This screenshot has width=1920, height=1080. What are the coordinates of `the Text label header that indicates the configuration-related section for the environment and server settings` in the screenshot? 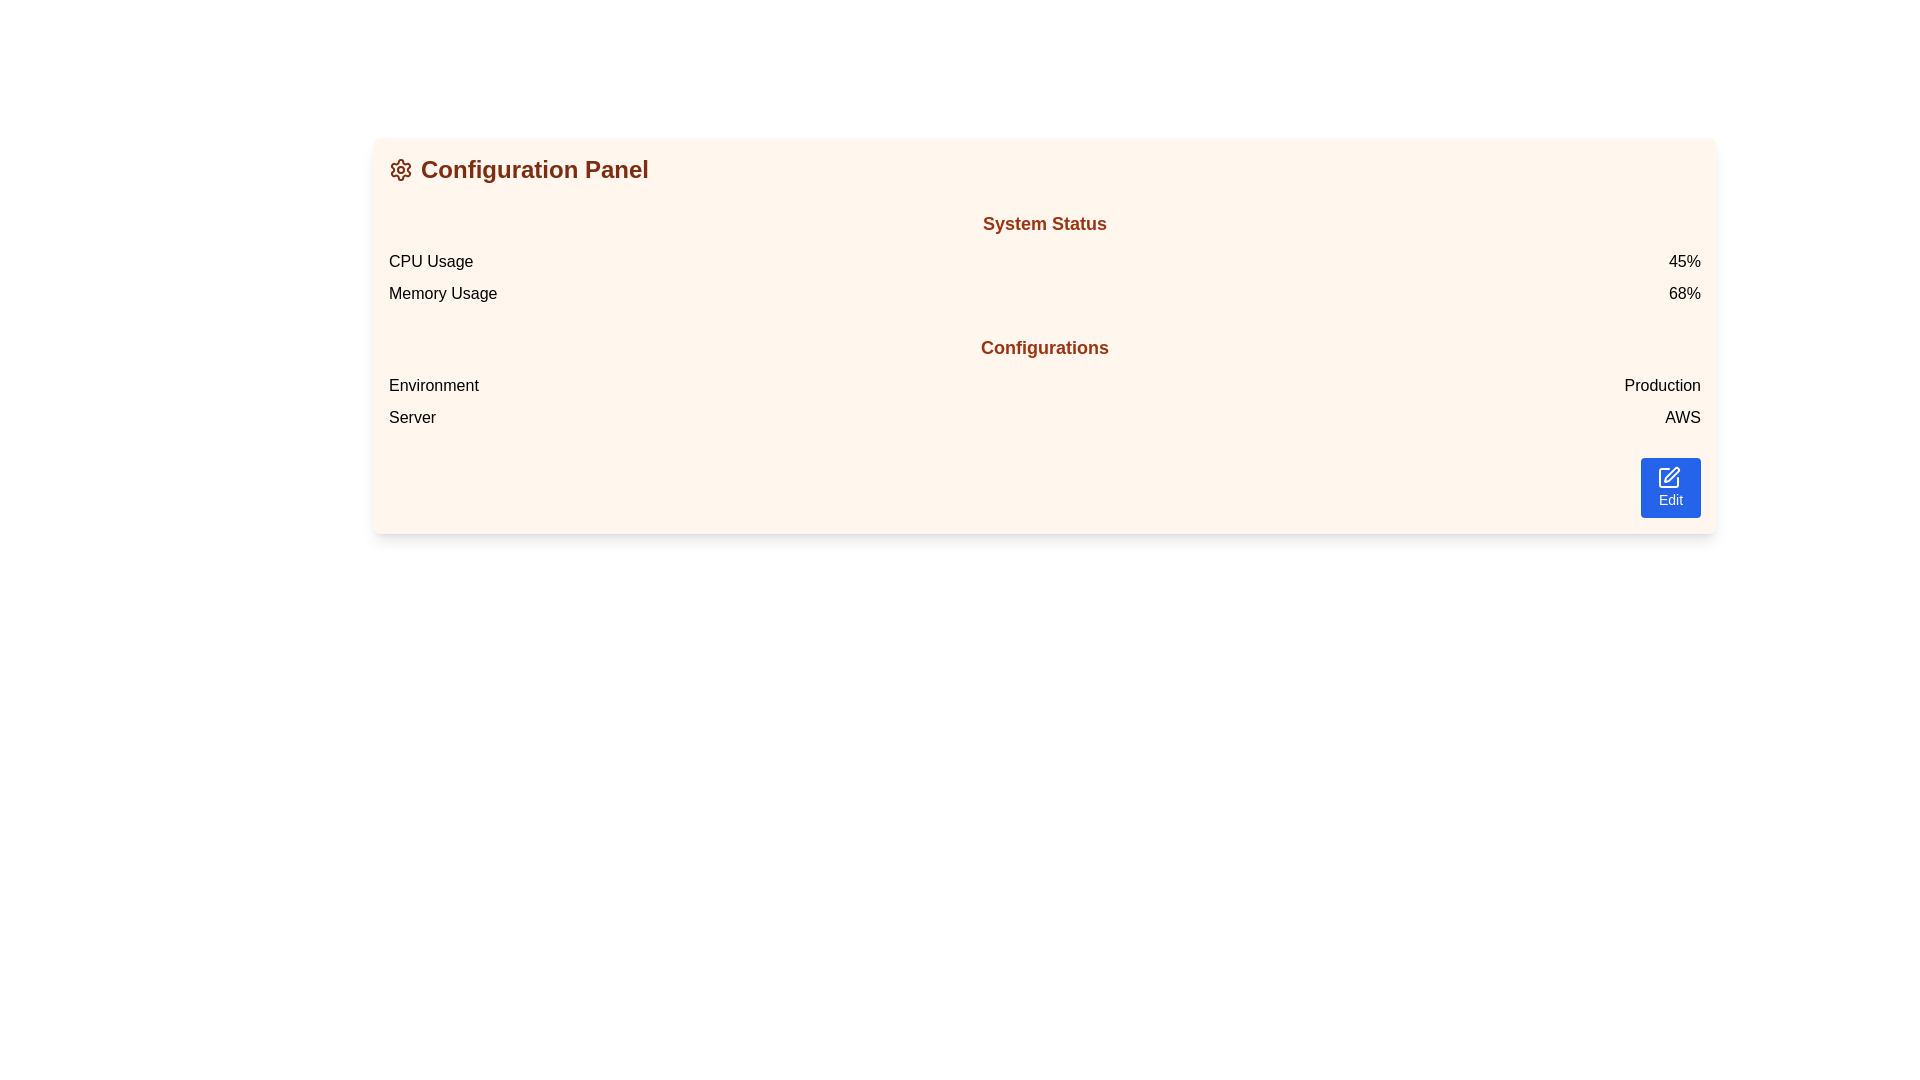 It's located at (1044, 346).